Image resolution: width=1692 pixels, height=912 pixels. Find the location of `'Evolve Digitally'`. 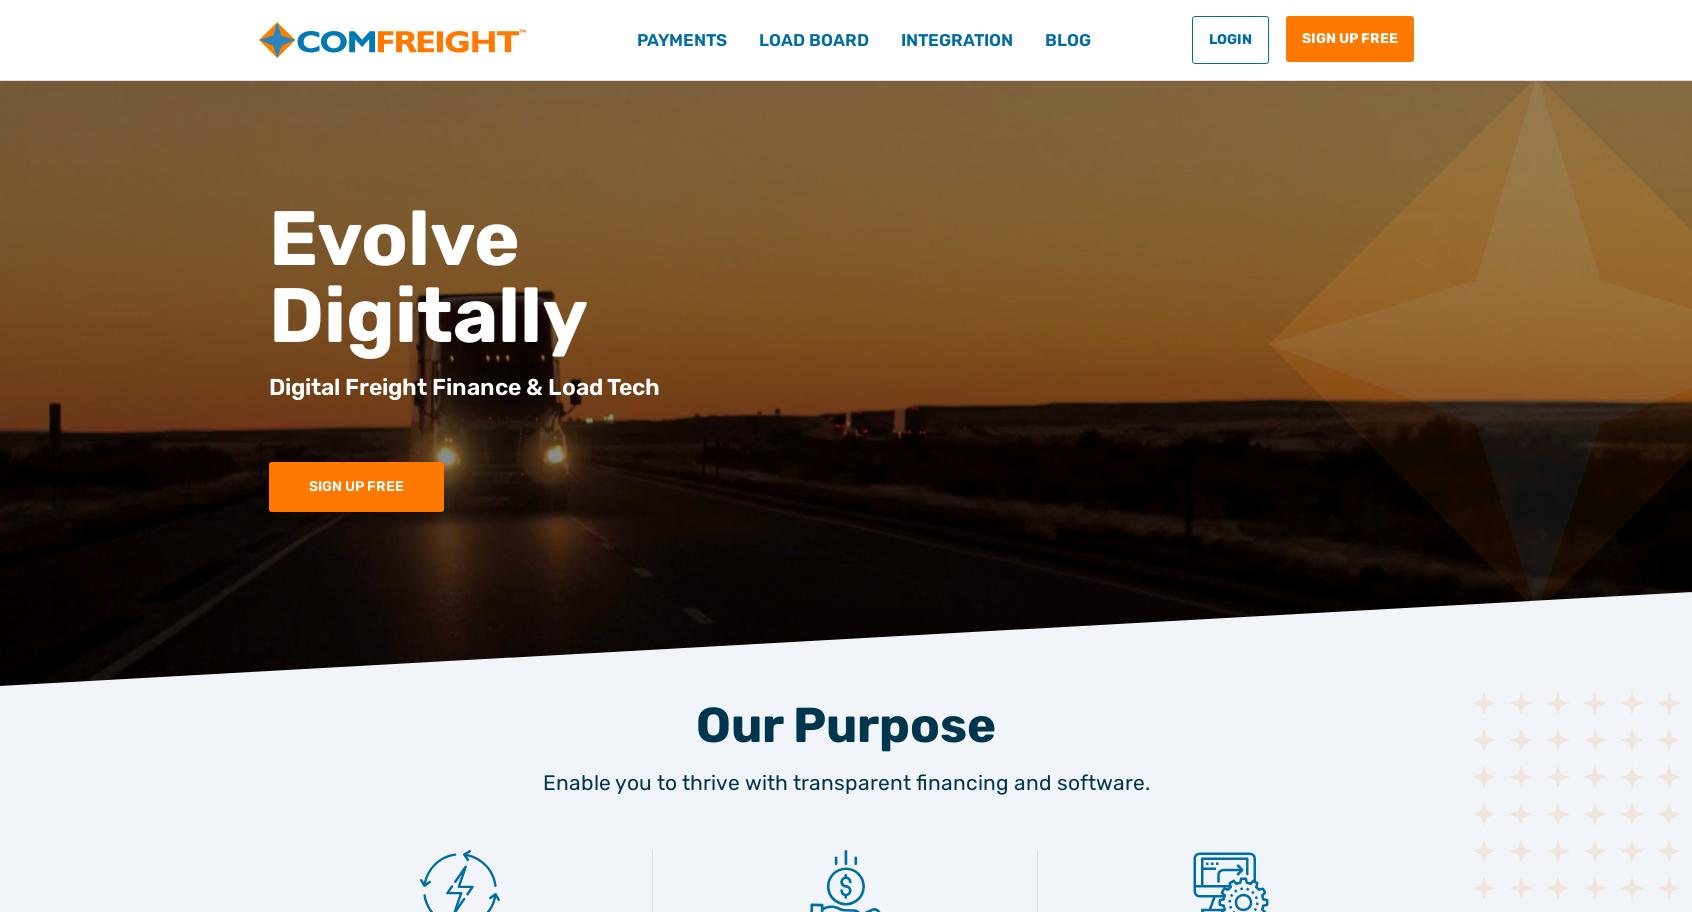

'Evolve Digitally' is located at coordinates (426, 275).